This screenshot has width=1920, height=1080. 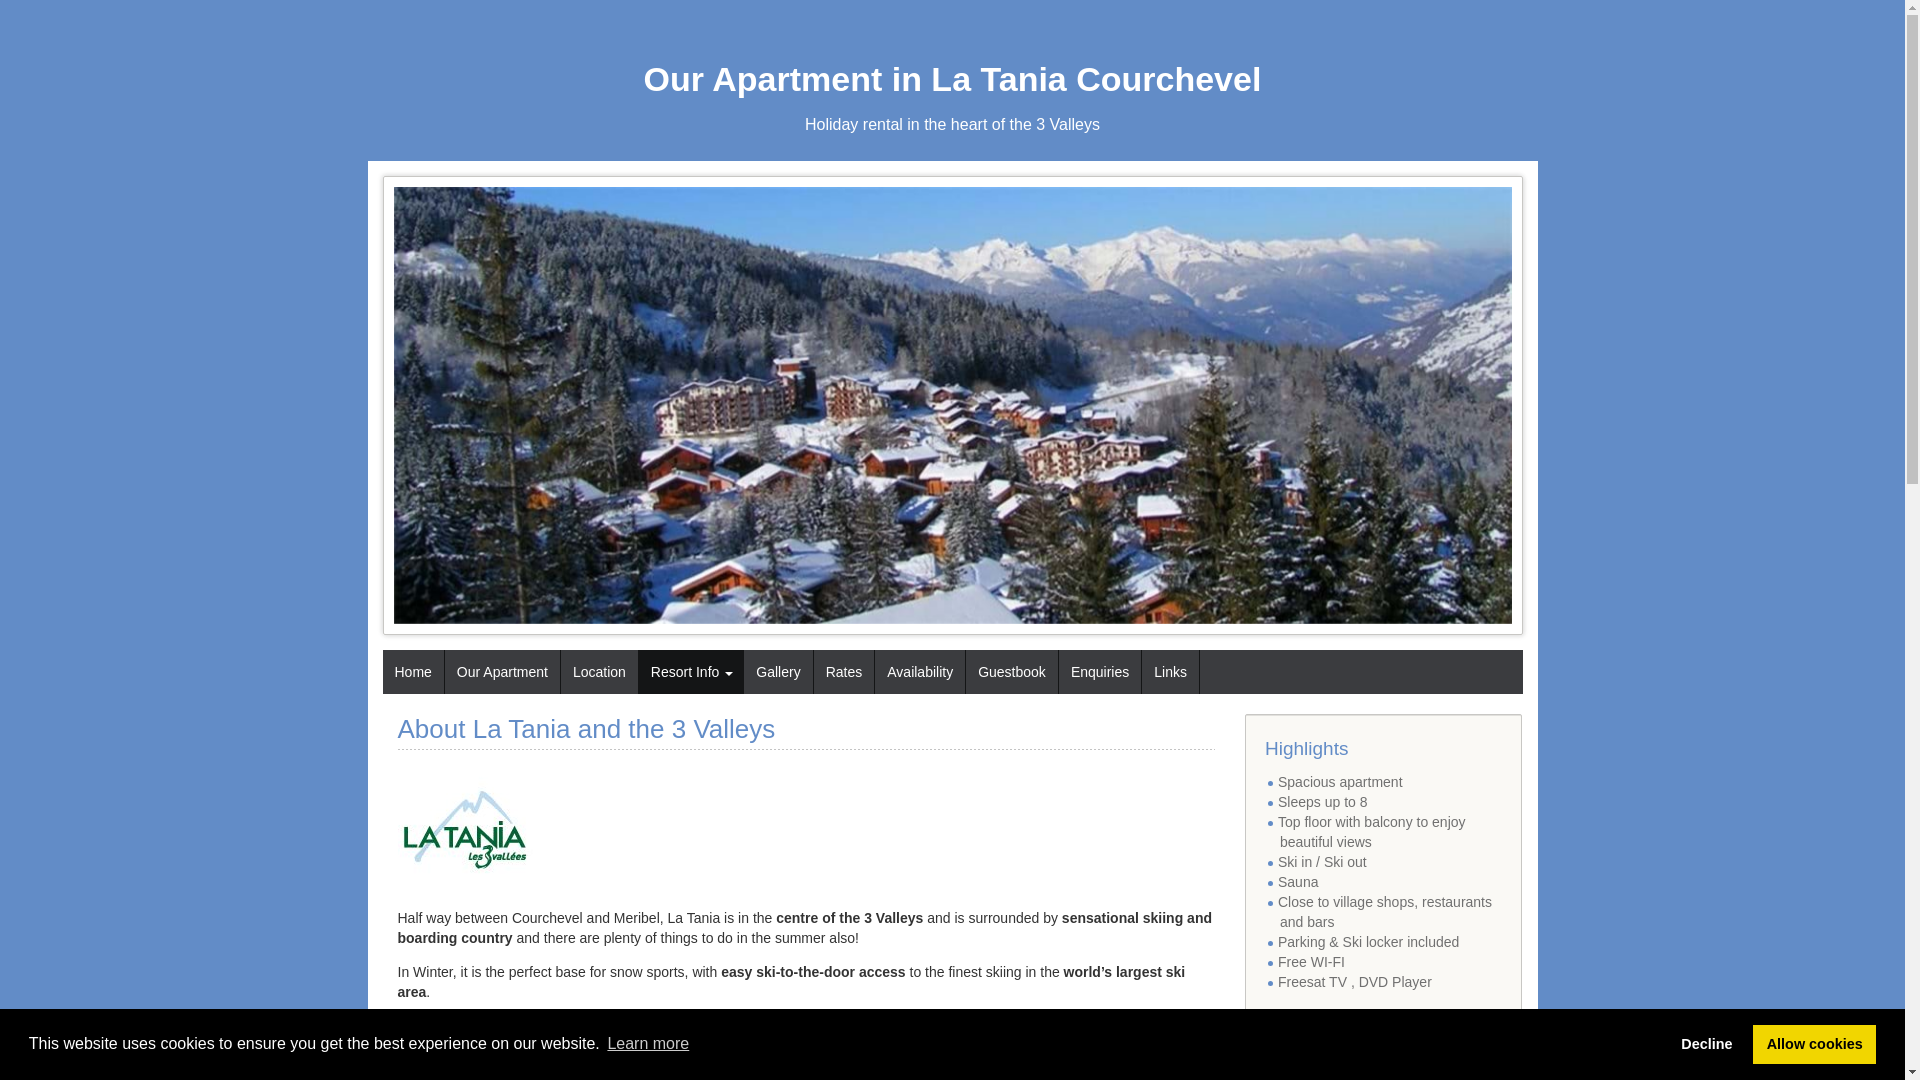 What do you see at coordinates (502, 671) in the screenshot?
I see `'Our Apartment'` at bounding box center [502, 671].